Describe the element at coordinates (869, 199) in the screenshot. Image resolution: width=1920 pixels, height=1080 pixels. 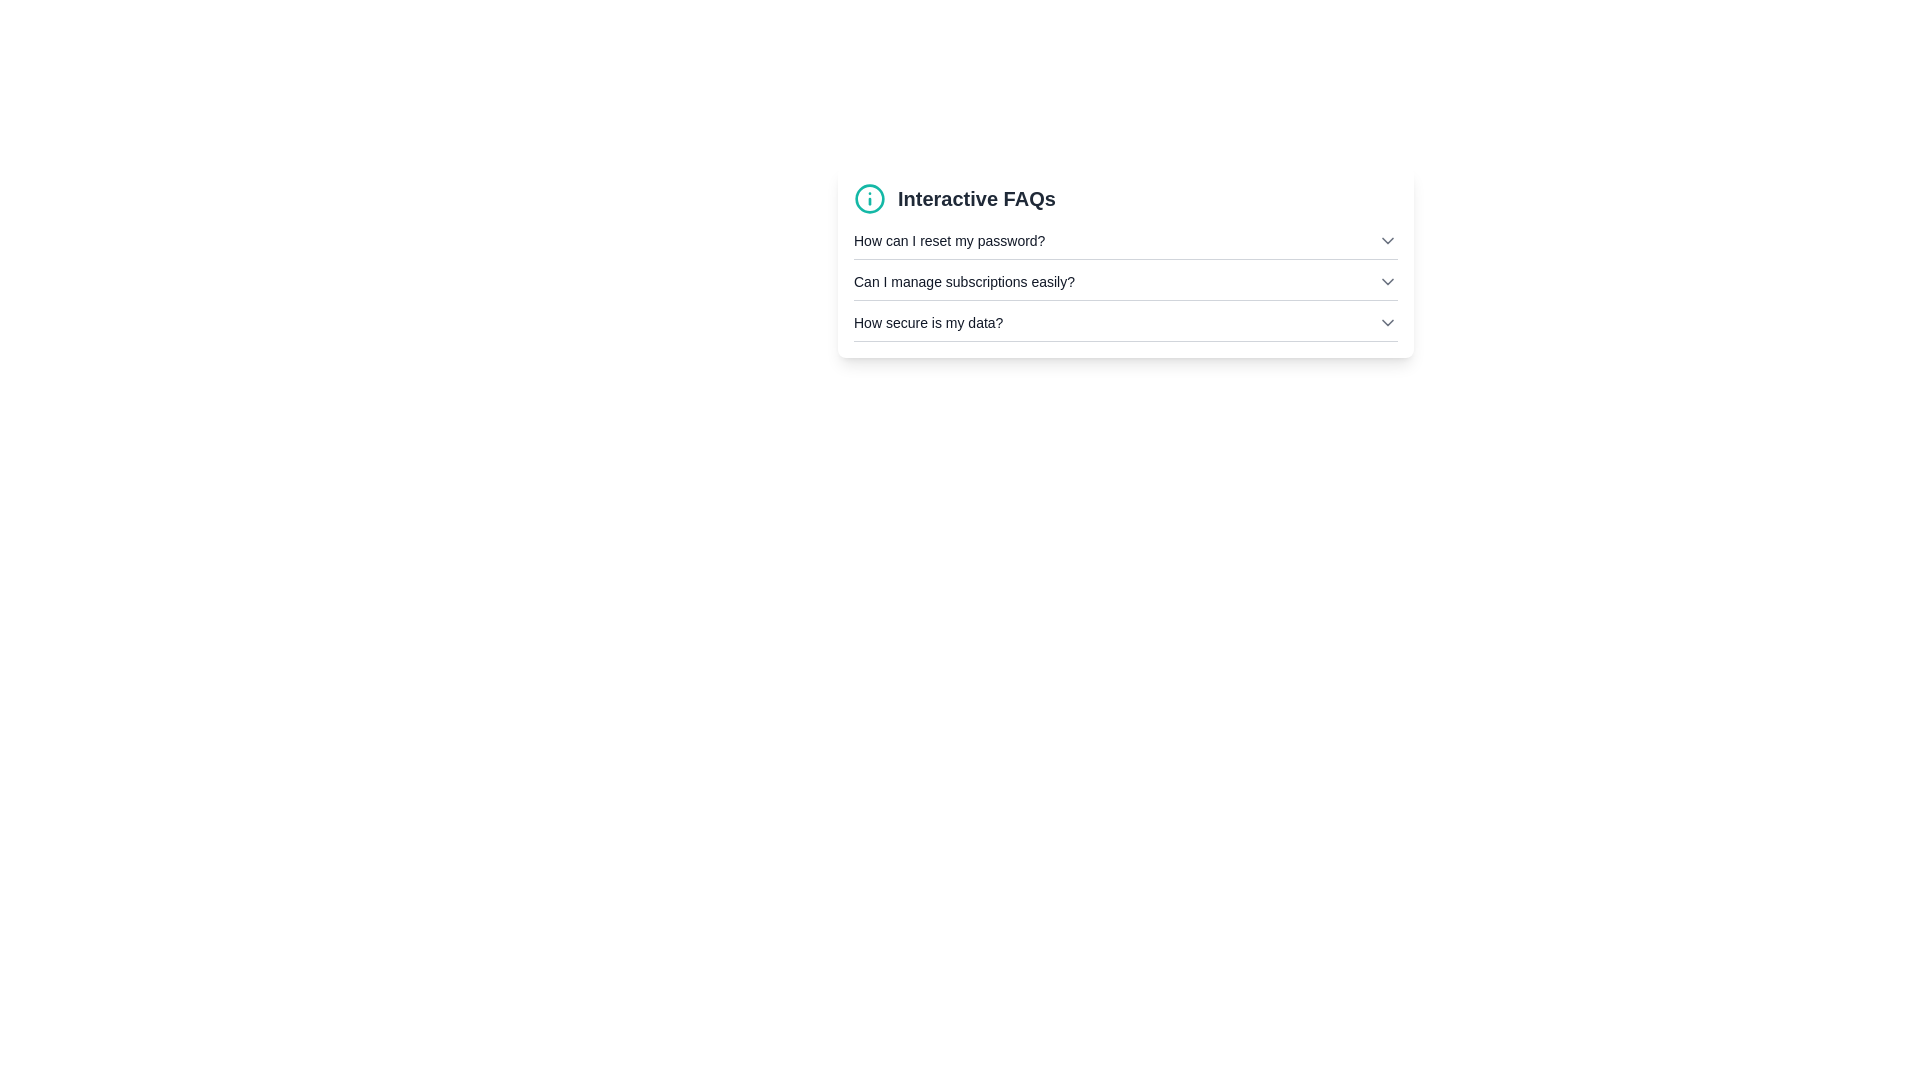
I see `the SVG Circle Element that serves as a base or background for the 'Interactive FAQs' icon, located at the top of the help or FAQ section` at that location.